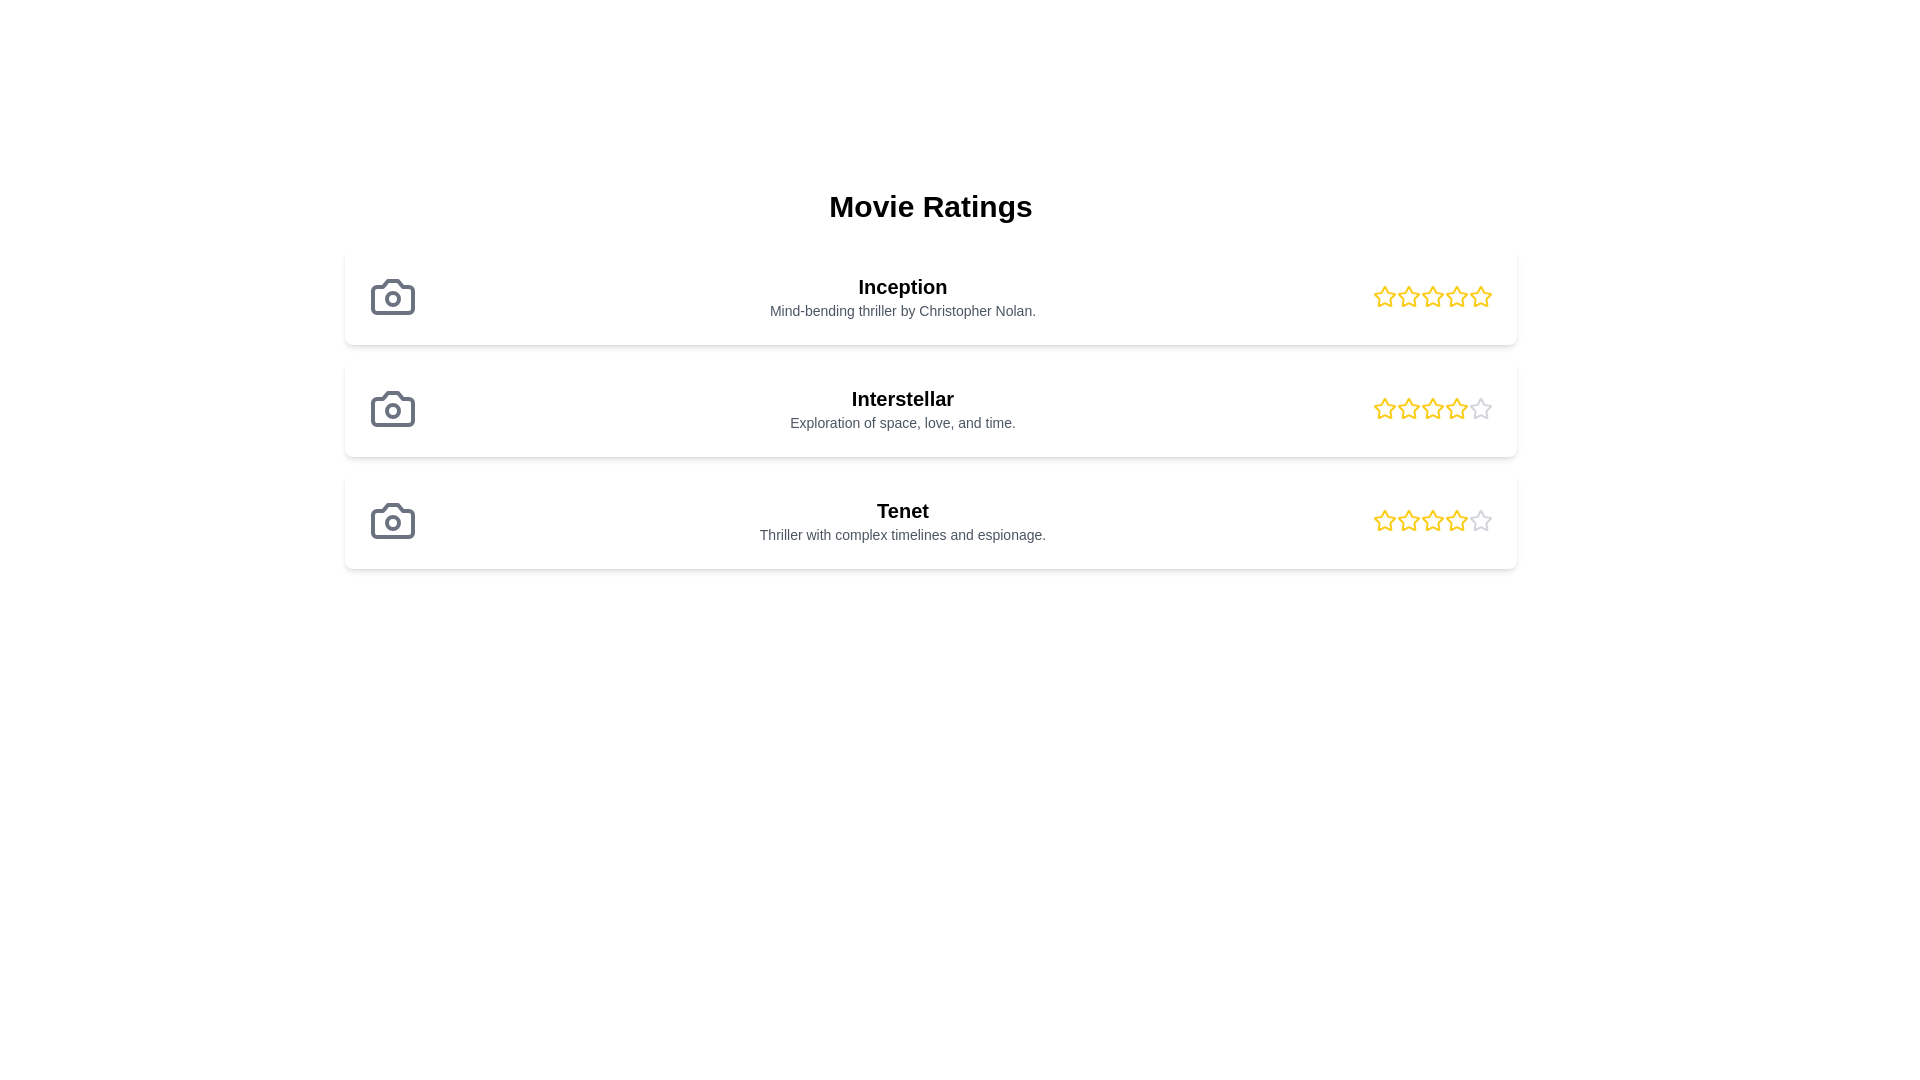  What do you see at coordinates (1481, 519) in the screenshot?
I see `the sixth rating star icon for the movie 'Tenet'` at bounding box center [1481, 519].